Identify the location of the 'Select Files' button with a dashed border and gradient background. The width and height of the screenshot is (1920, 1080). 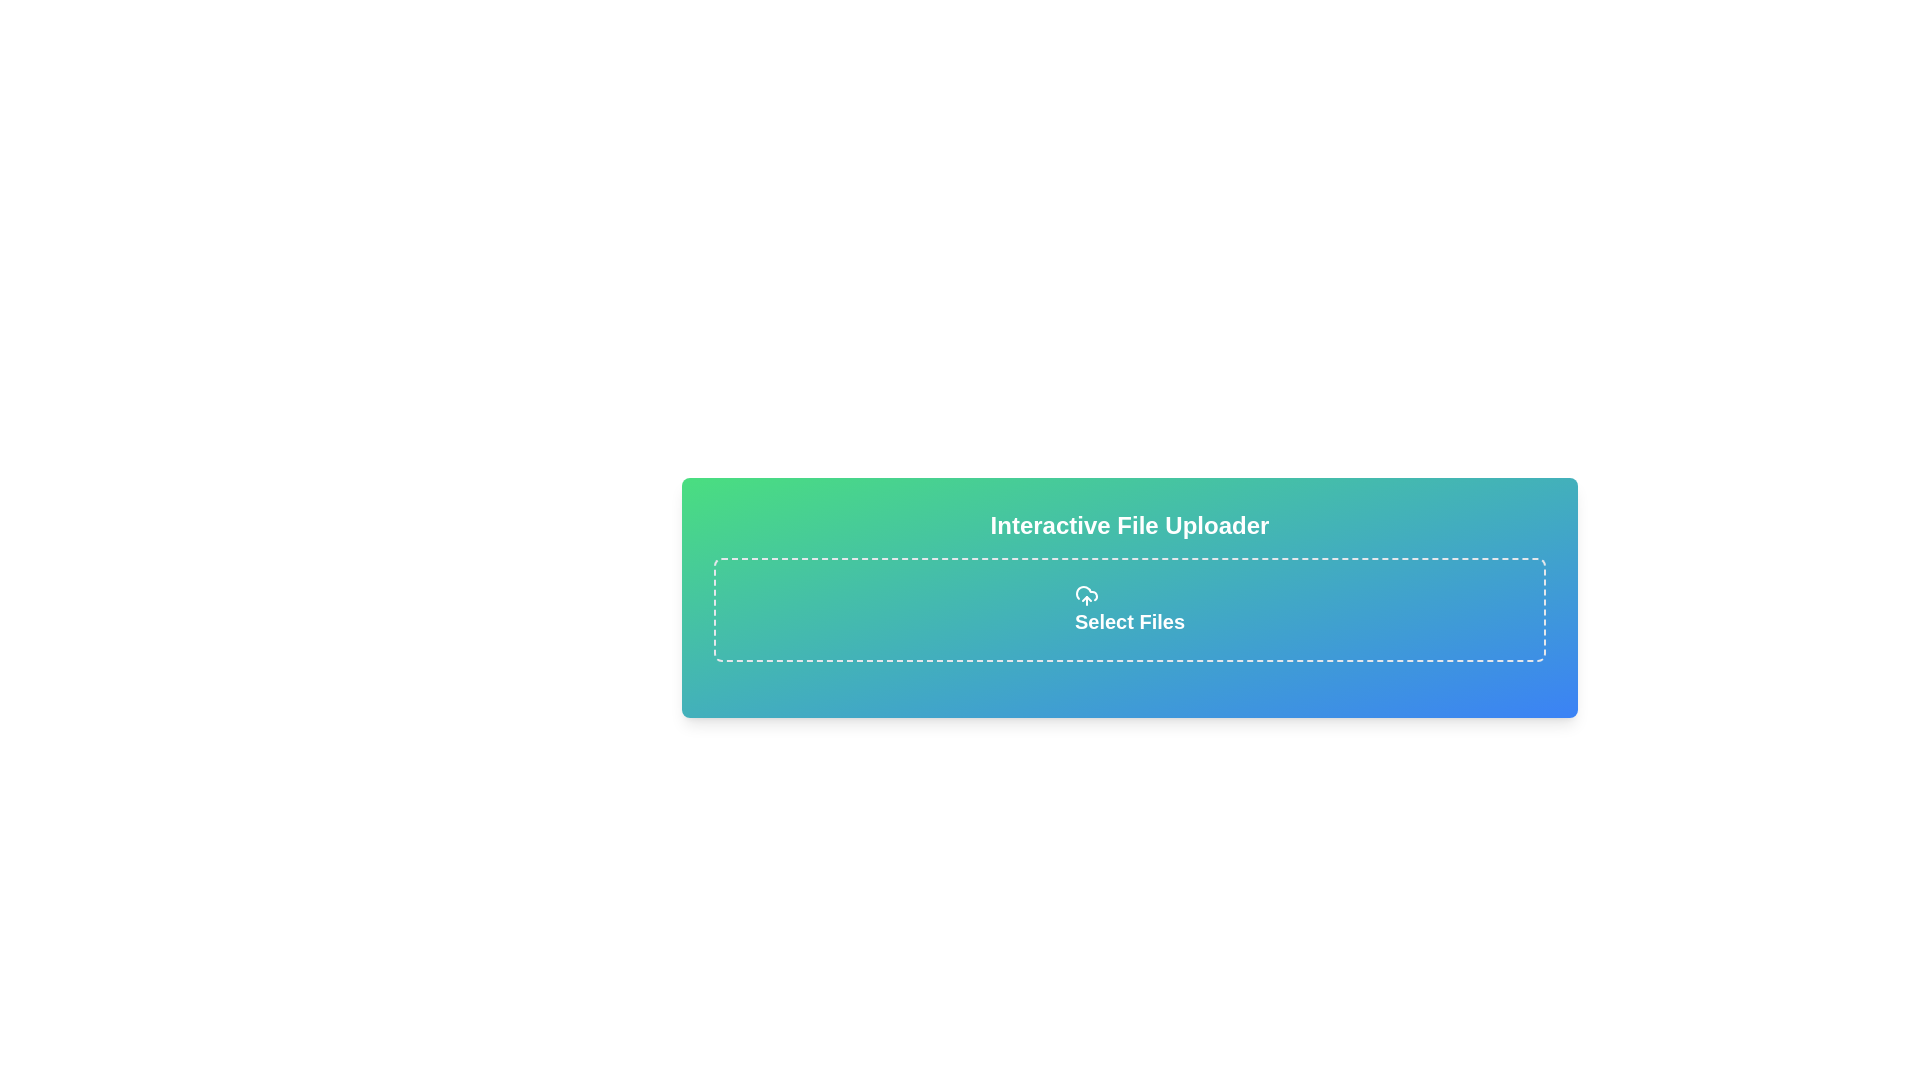
(1129, 608).